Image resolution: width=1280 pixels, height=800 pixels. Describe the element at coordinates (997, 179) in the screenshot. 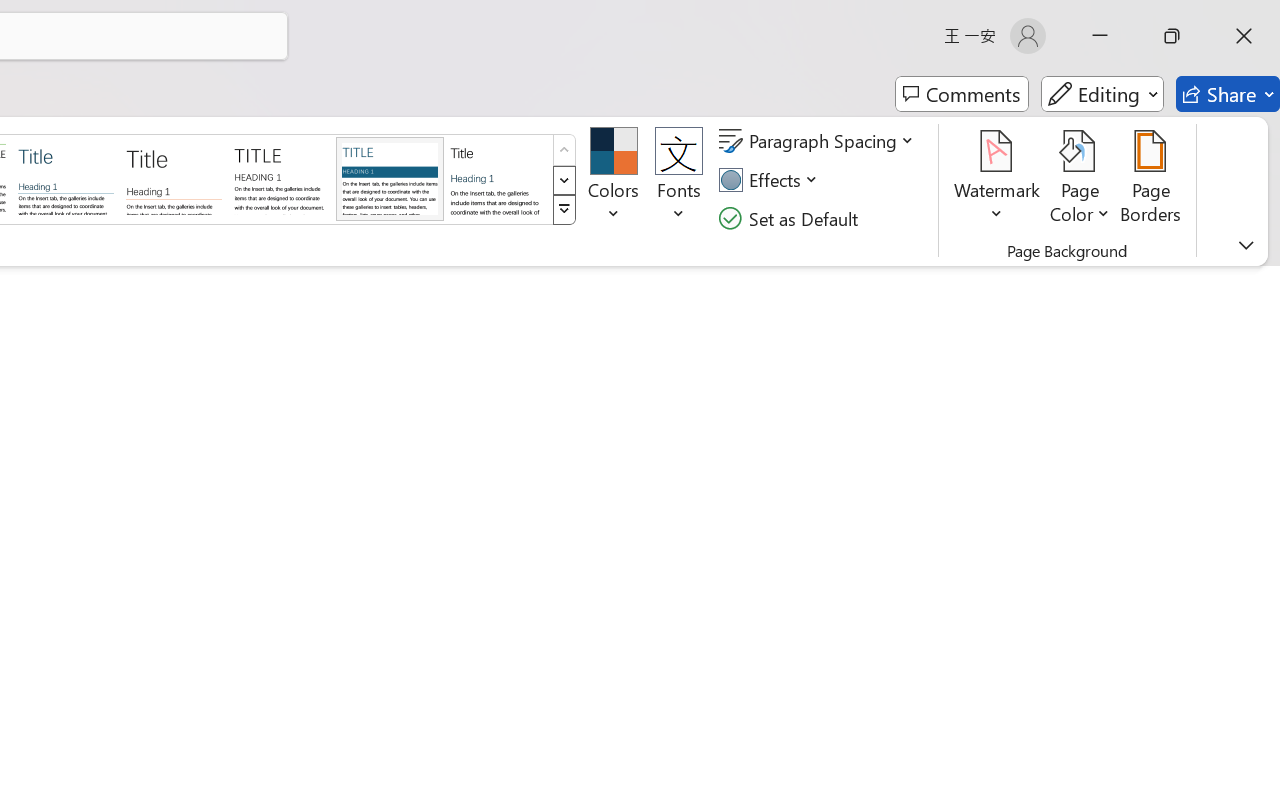

I see `'Watermark'` at that location.